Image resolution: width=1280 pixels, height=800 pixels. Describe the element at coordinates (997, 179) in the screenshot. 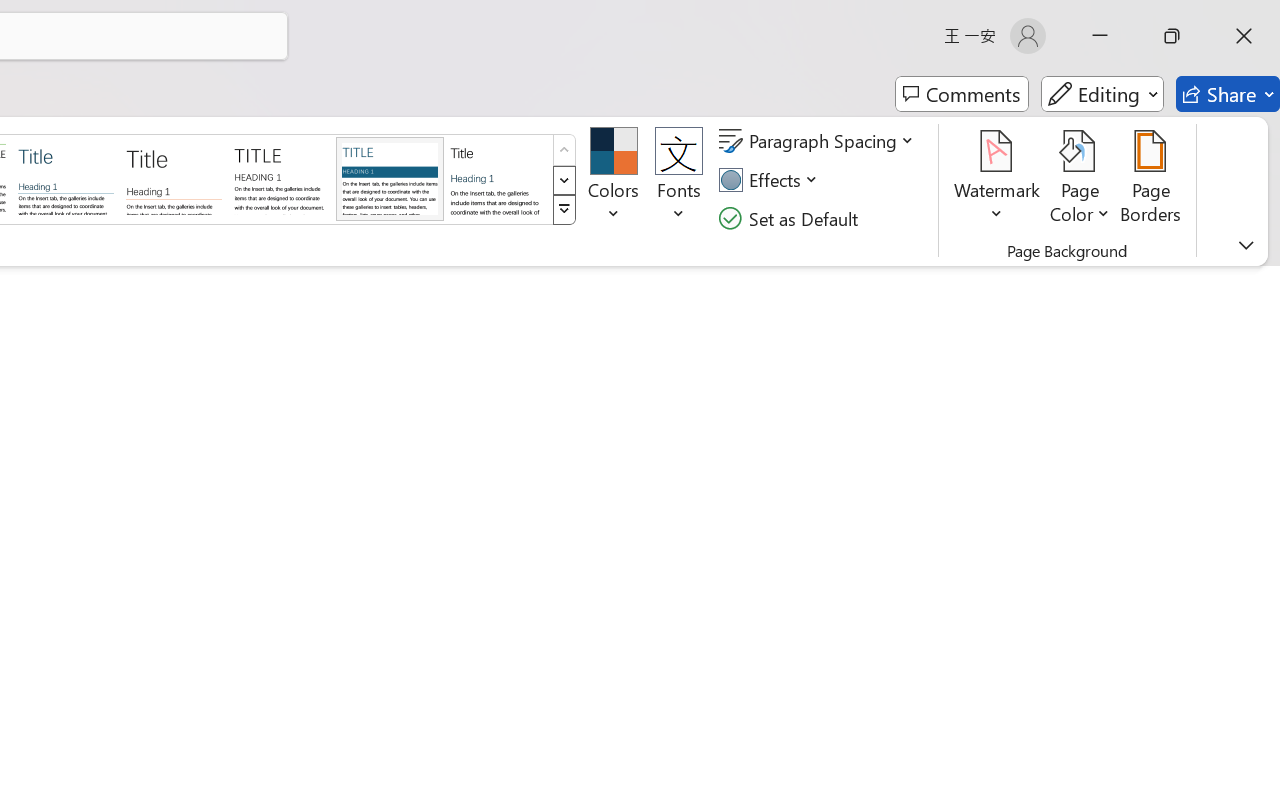

I see `'Watermark'` at that location.